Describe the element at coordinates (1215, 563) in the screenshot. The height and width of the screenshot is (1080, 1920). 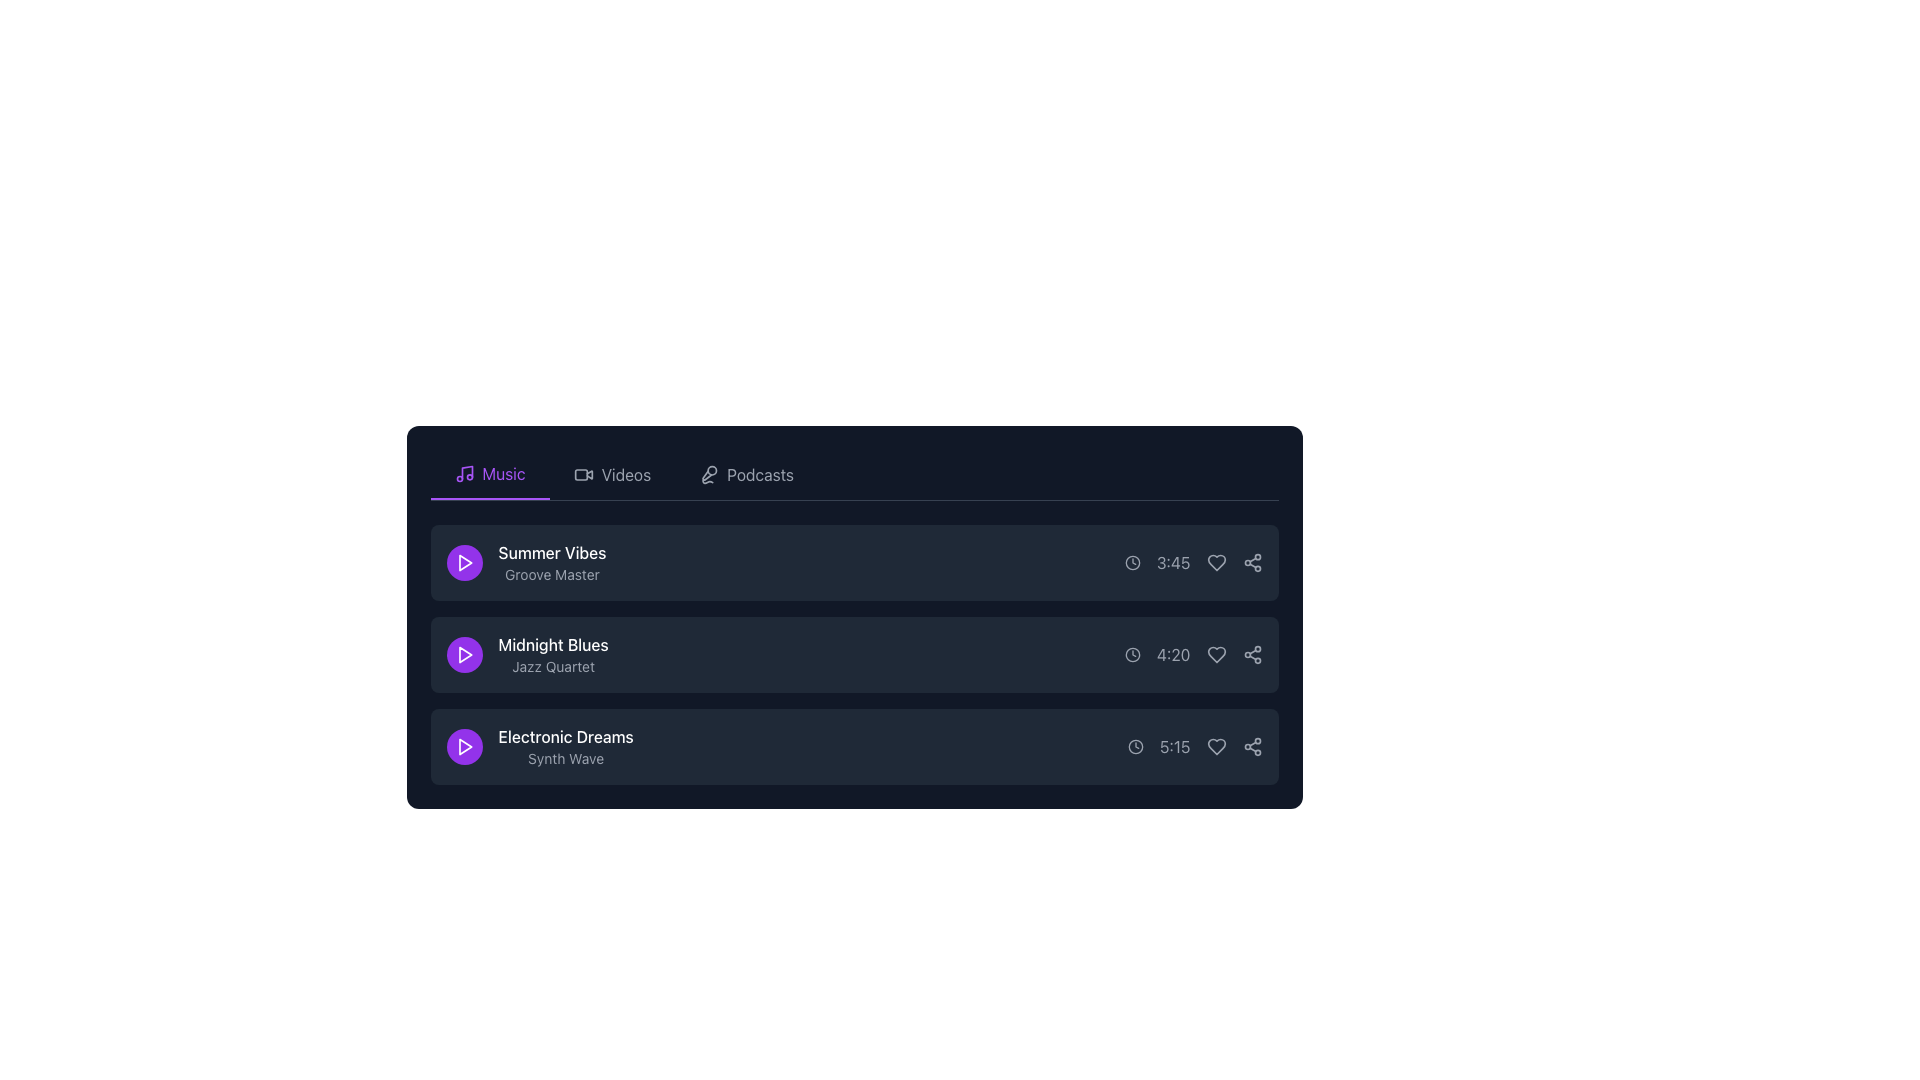
I see `the heart-shaped icon button located at the far right of the 'Summer Vibes' music item information` at that location.